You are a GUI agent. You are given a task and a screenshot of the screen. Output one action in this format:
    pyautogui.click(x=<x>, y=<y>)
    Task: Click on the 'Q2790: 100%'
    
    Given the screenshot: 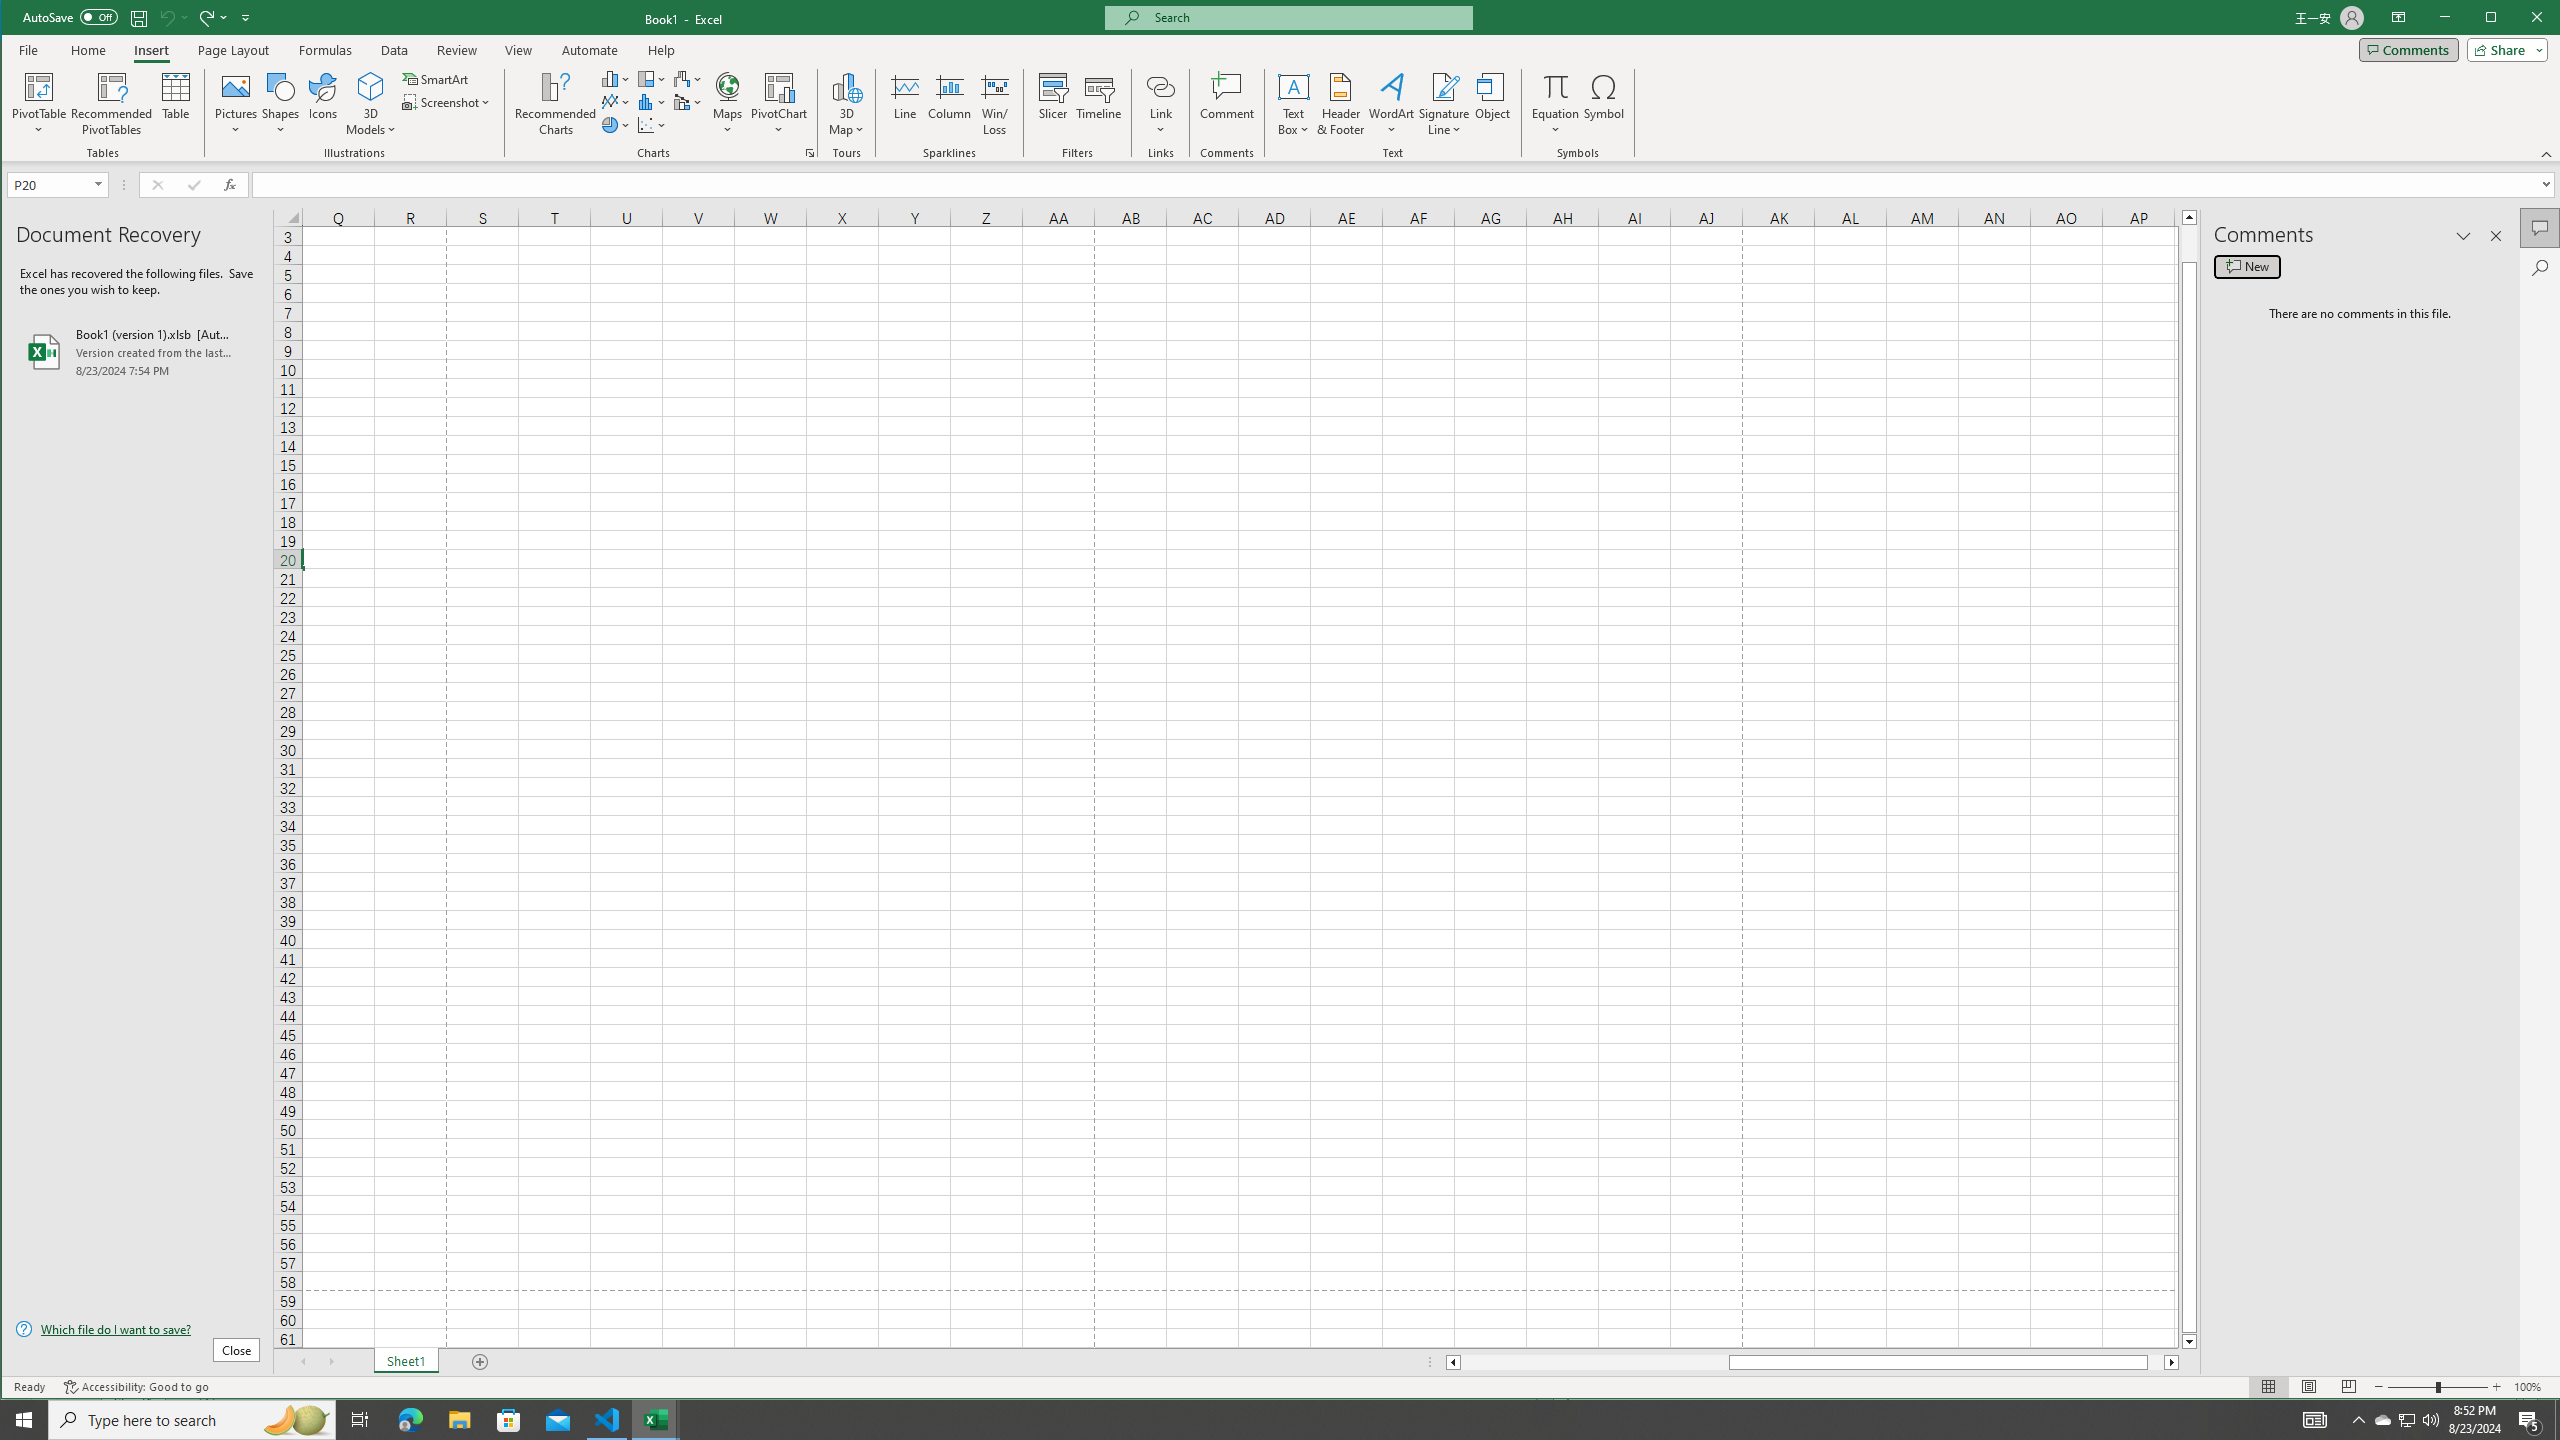 What is the action you would take?
    pyautogui.click(x=2429, y=1418)
    